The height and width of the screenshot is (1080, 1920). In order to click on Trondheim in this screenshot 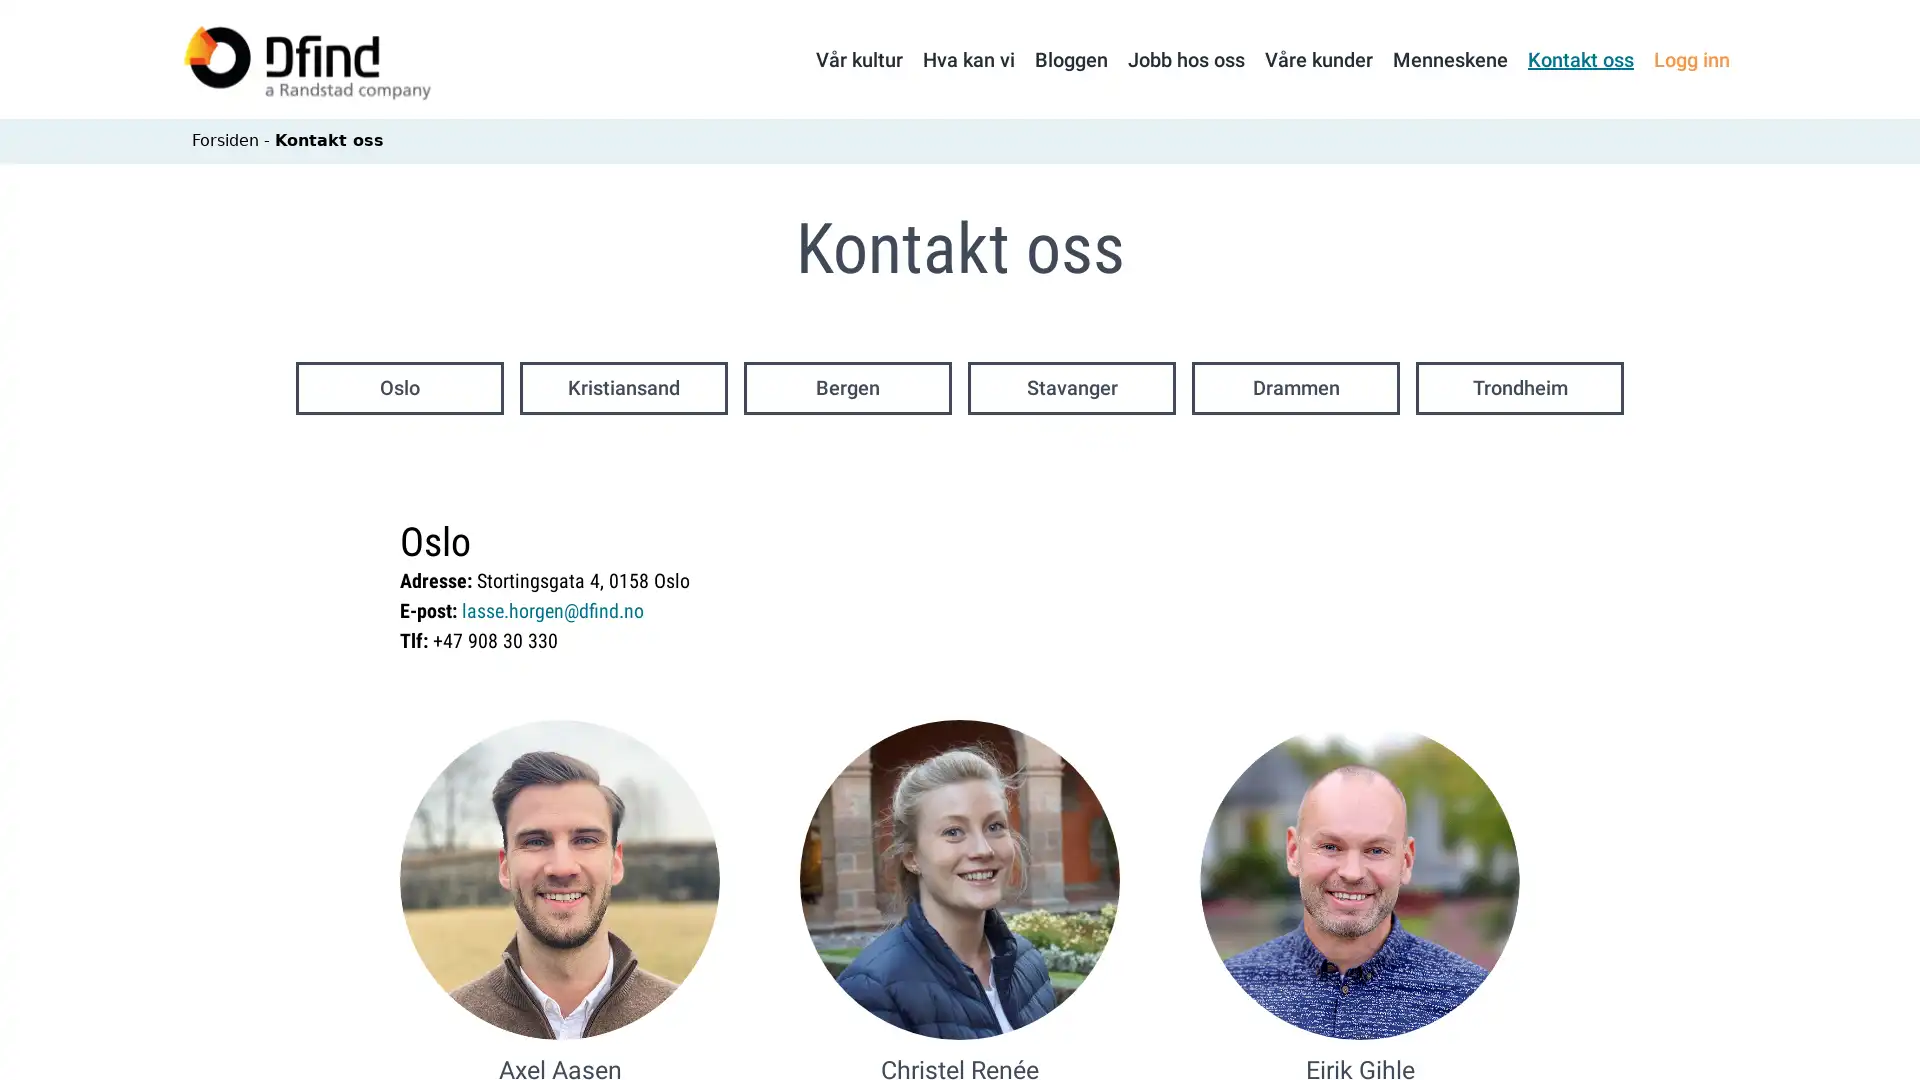, I will do `click(1520, 388)`.